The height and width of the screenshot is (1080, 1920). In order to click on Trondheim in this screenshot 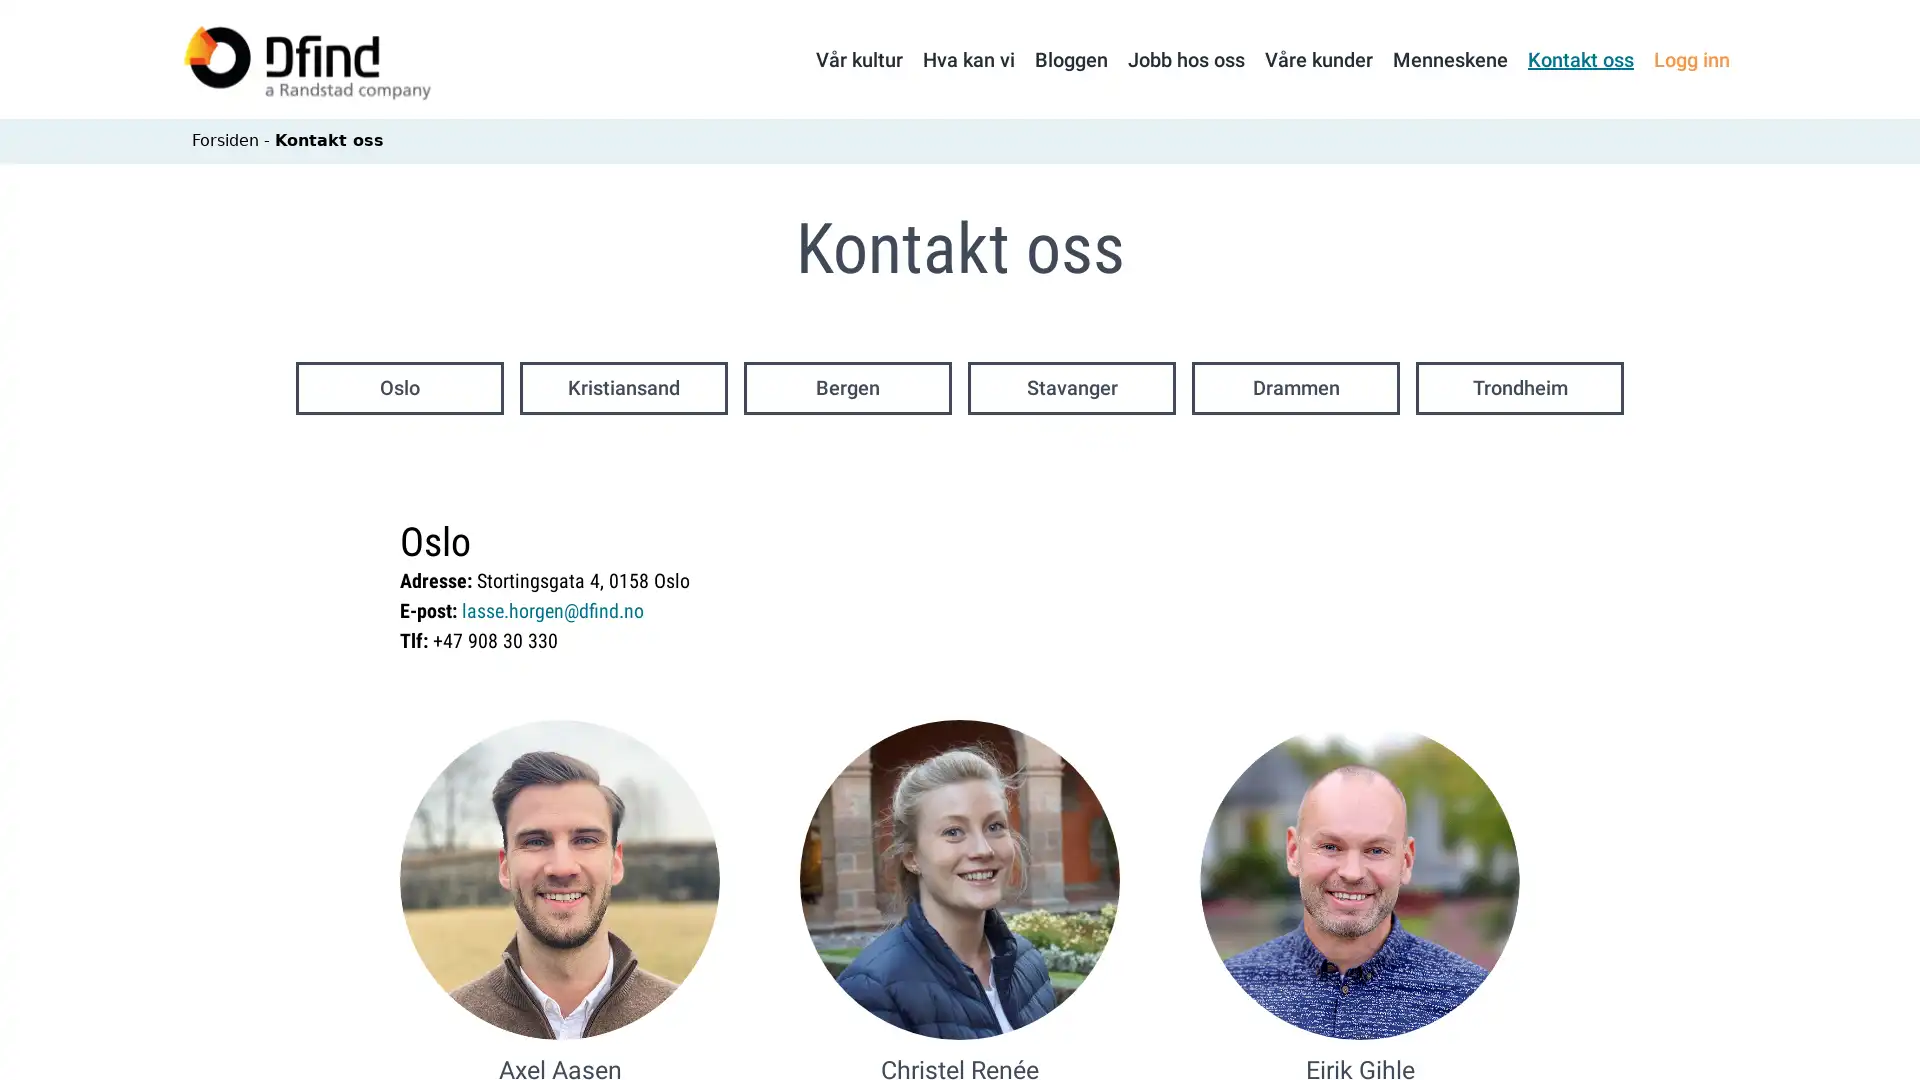, I will do `click(1520, 388)`.